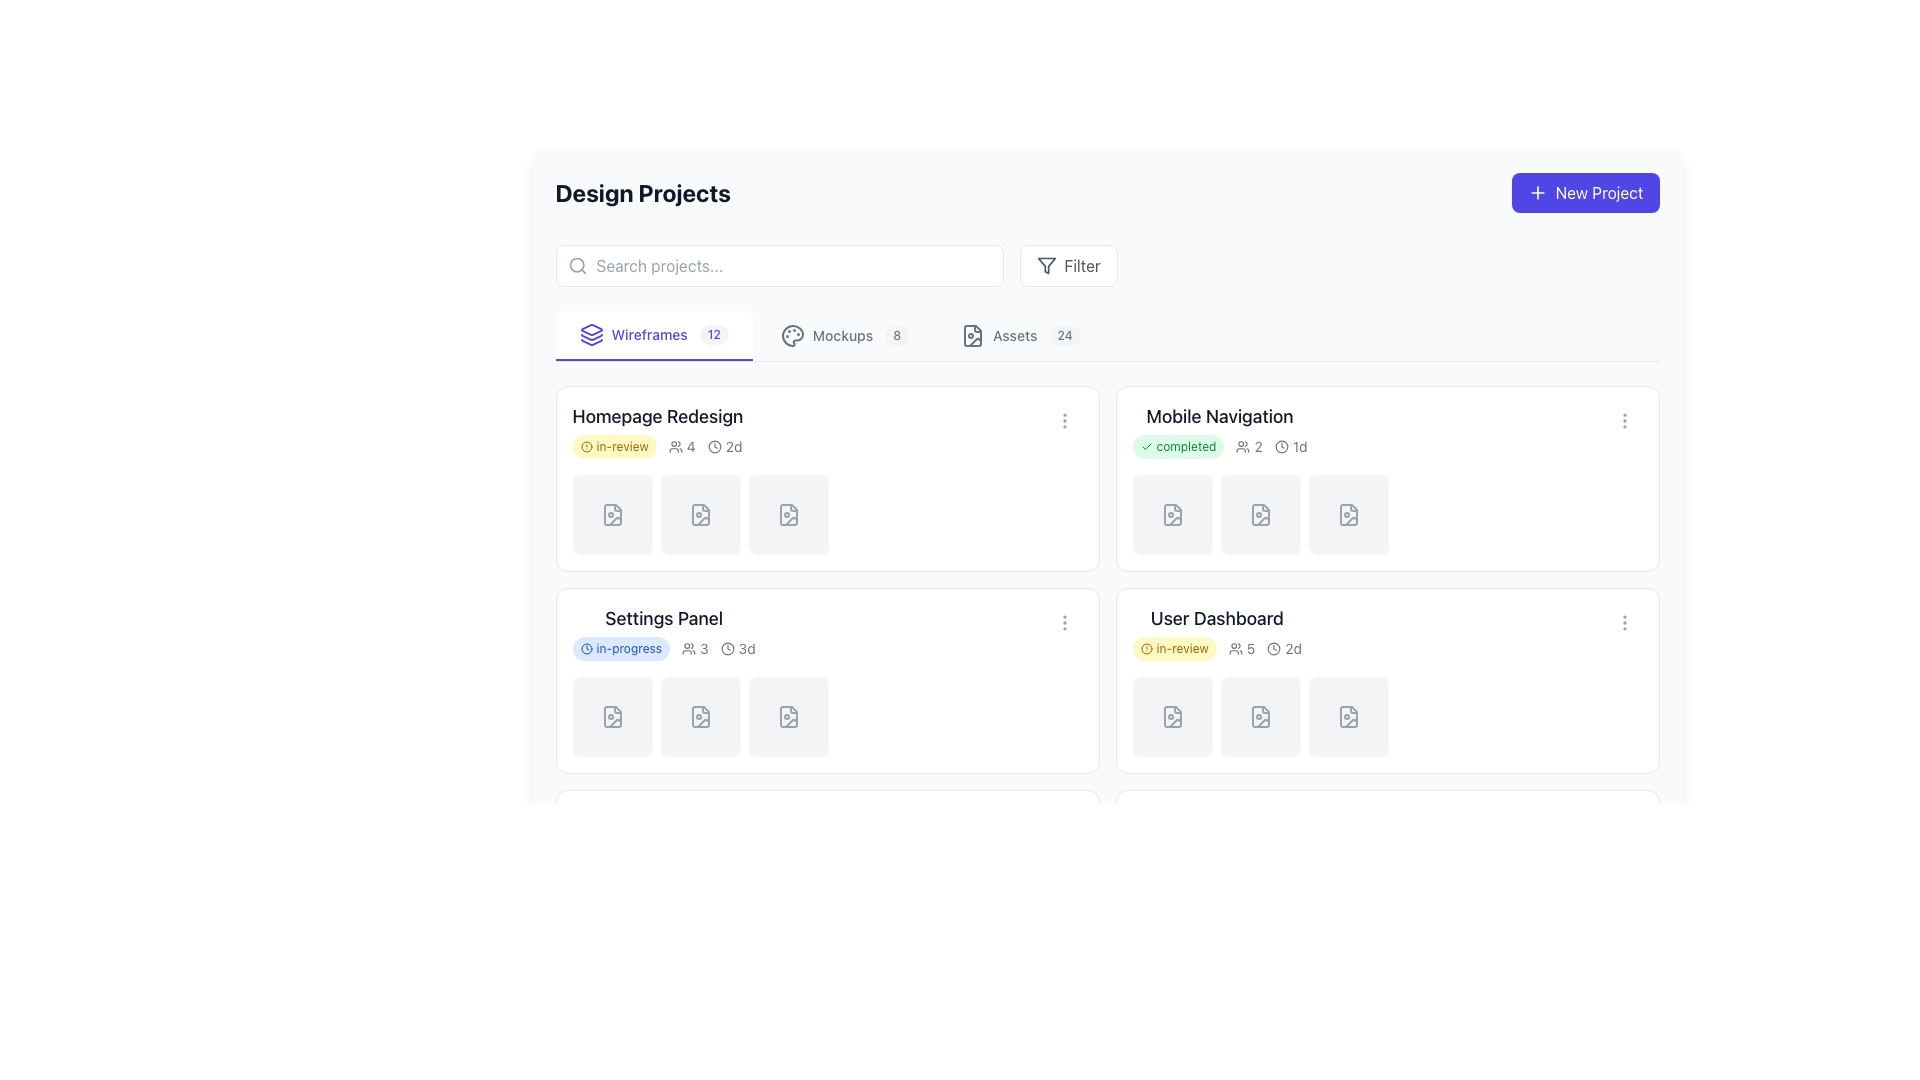 The width and height of the screenshot is (1920, 1080). Describe the element at coordinates (827, 430) in the screenshot. I see `the project summary panel for 'Homepage Redesign' located` at that location.